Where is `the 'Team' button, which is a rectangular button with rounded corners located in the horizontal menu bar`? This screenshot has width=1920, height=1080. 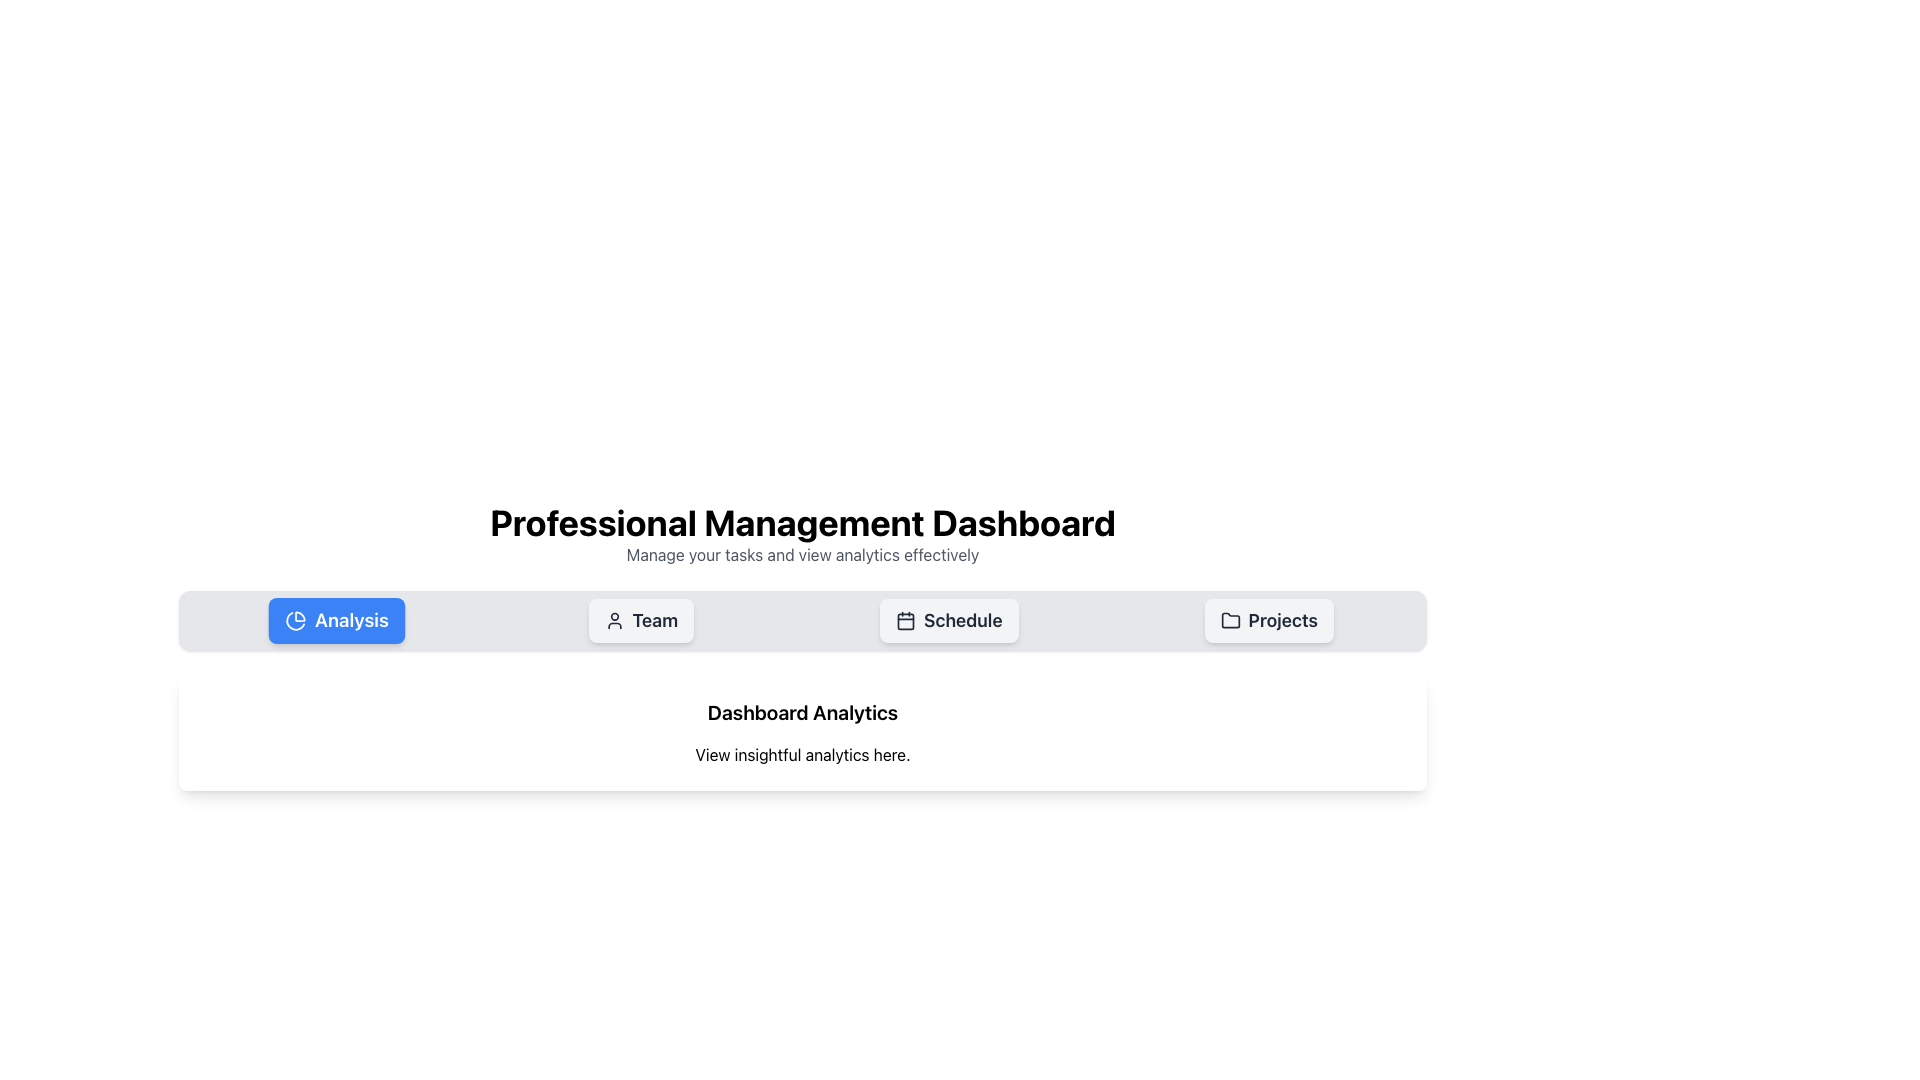
the 'Team' button, which is a rectangular button with rounded corners located in the horizontal menu bar is located at coordinates (641, 620).